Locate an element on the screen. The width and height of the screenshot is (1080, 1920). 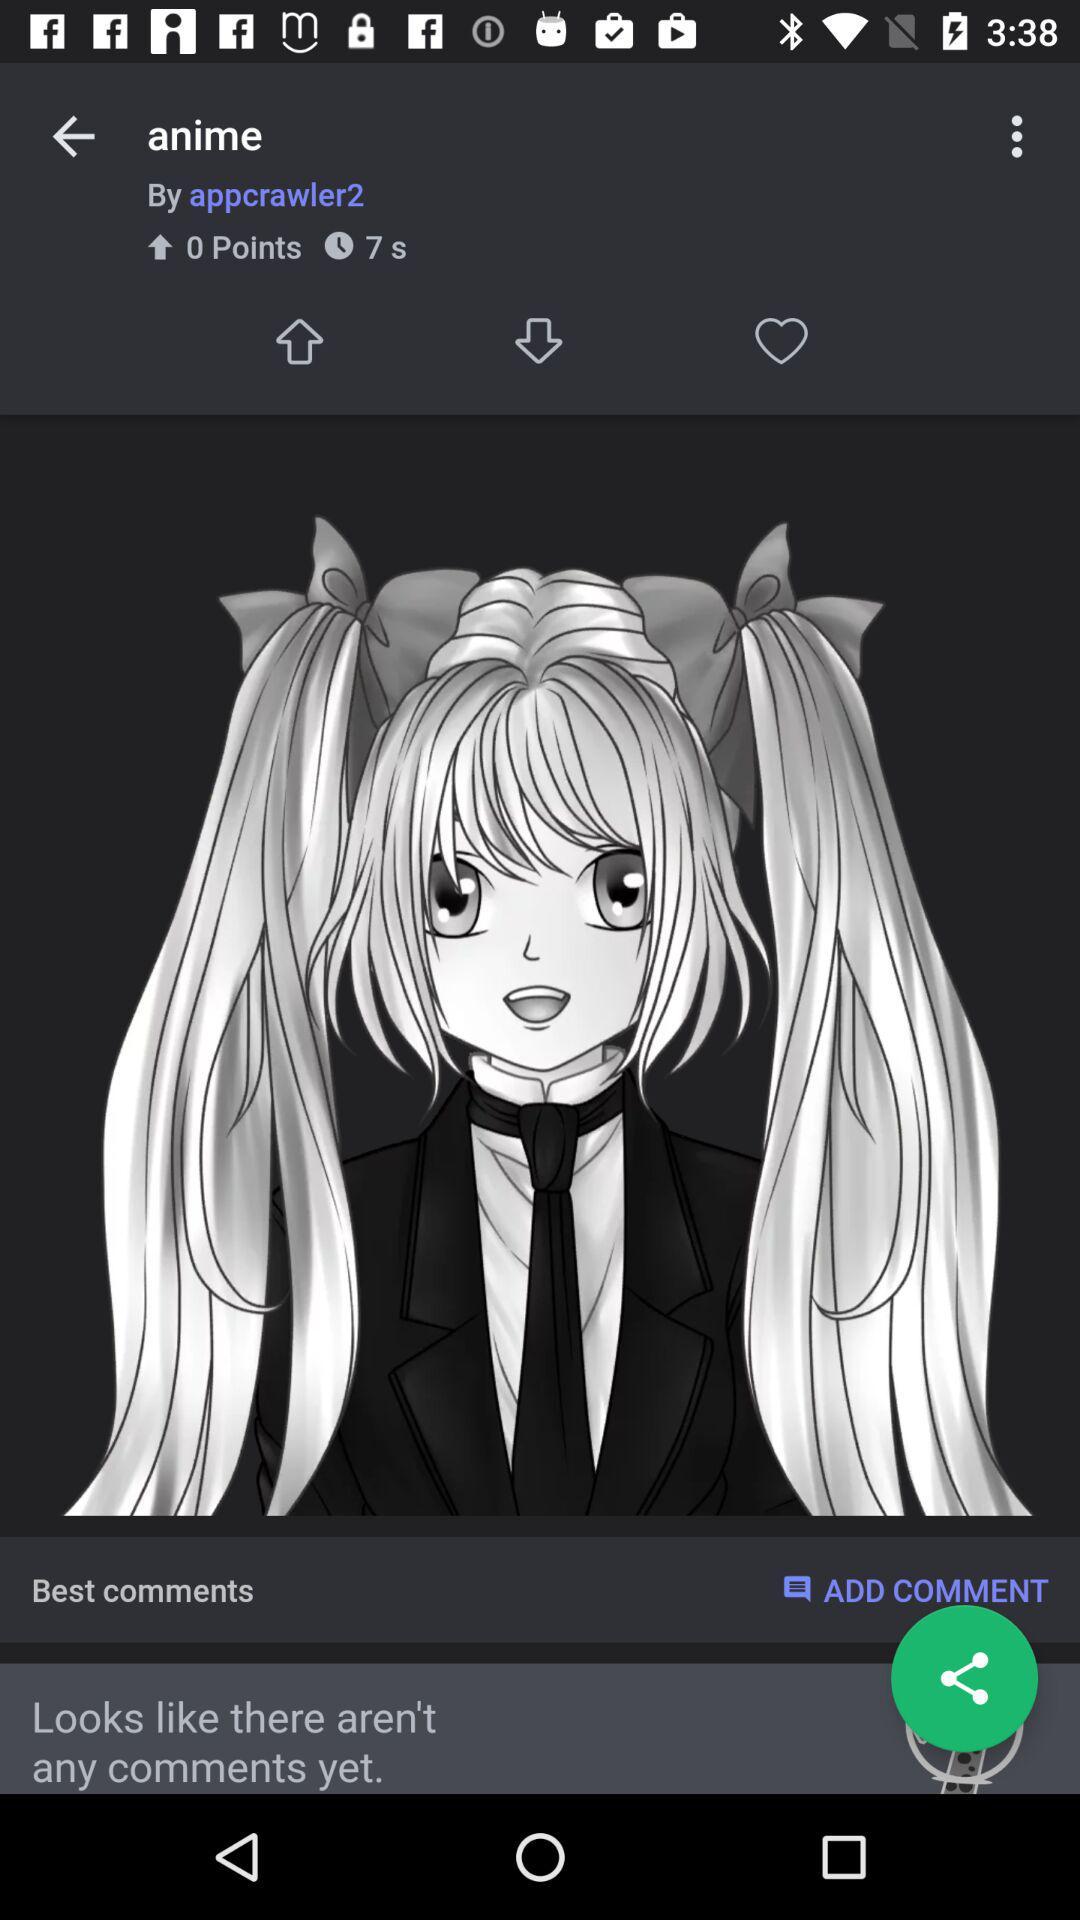
down arrow is located at coordinates (540, 341).